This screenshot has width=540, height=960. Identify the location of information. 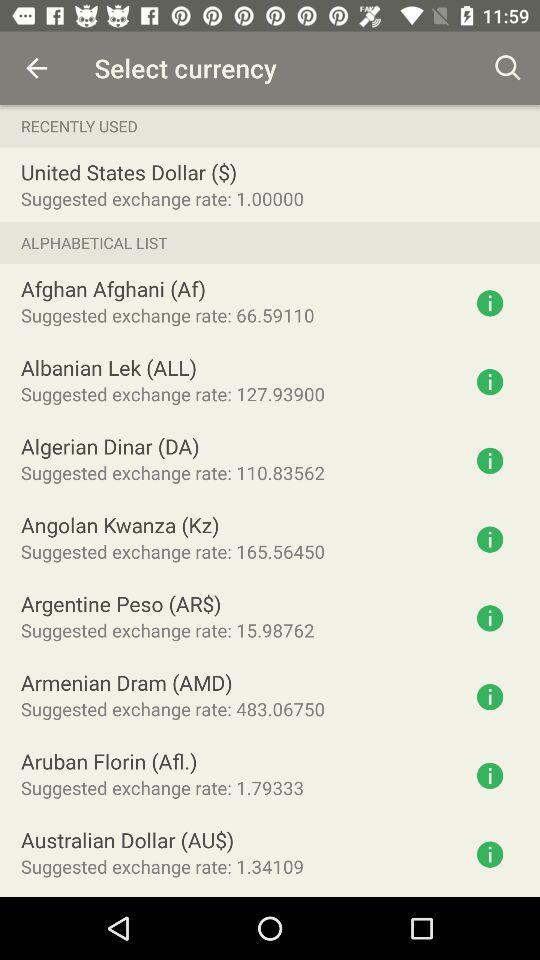
(489, 853).